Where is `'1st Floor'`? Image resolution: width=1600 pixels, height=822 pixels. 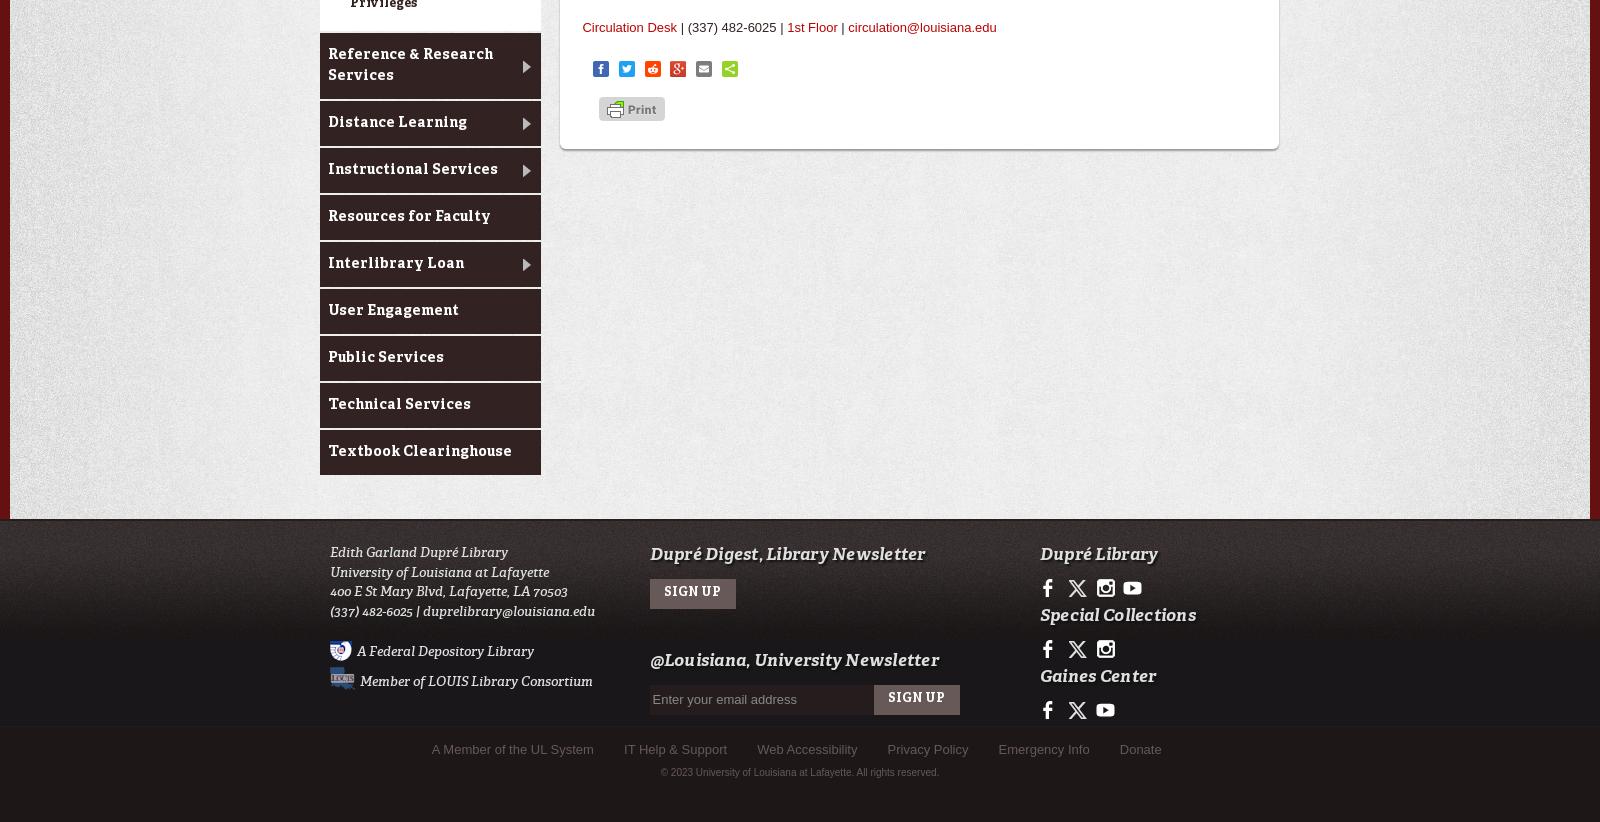 '1st Floor' is located at coordinates (810, 26).